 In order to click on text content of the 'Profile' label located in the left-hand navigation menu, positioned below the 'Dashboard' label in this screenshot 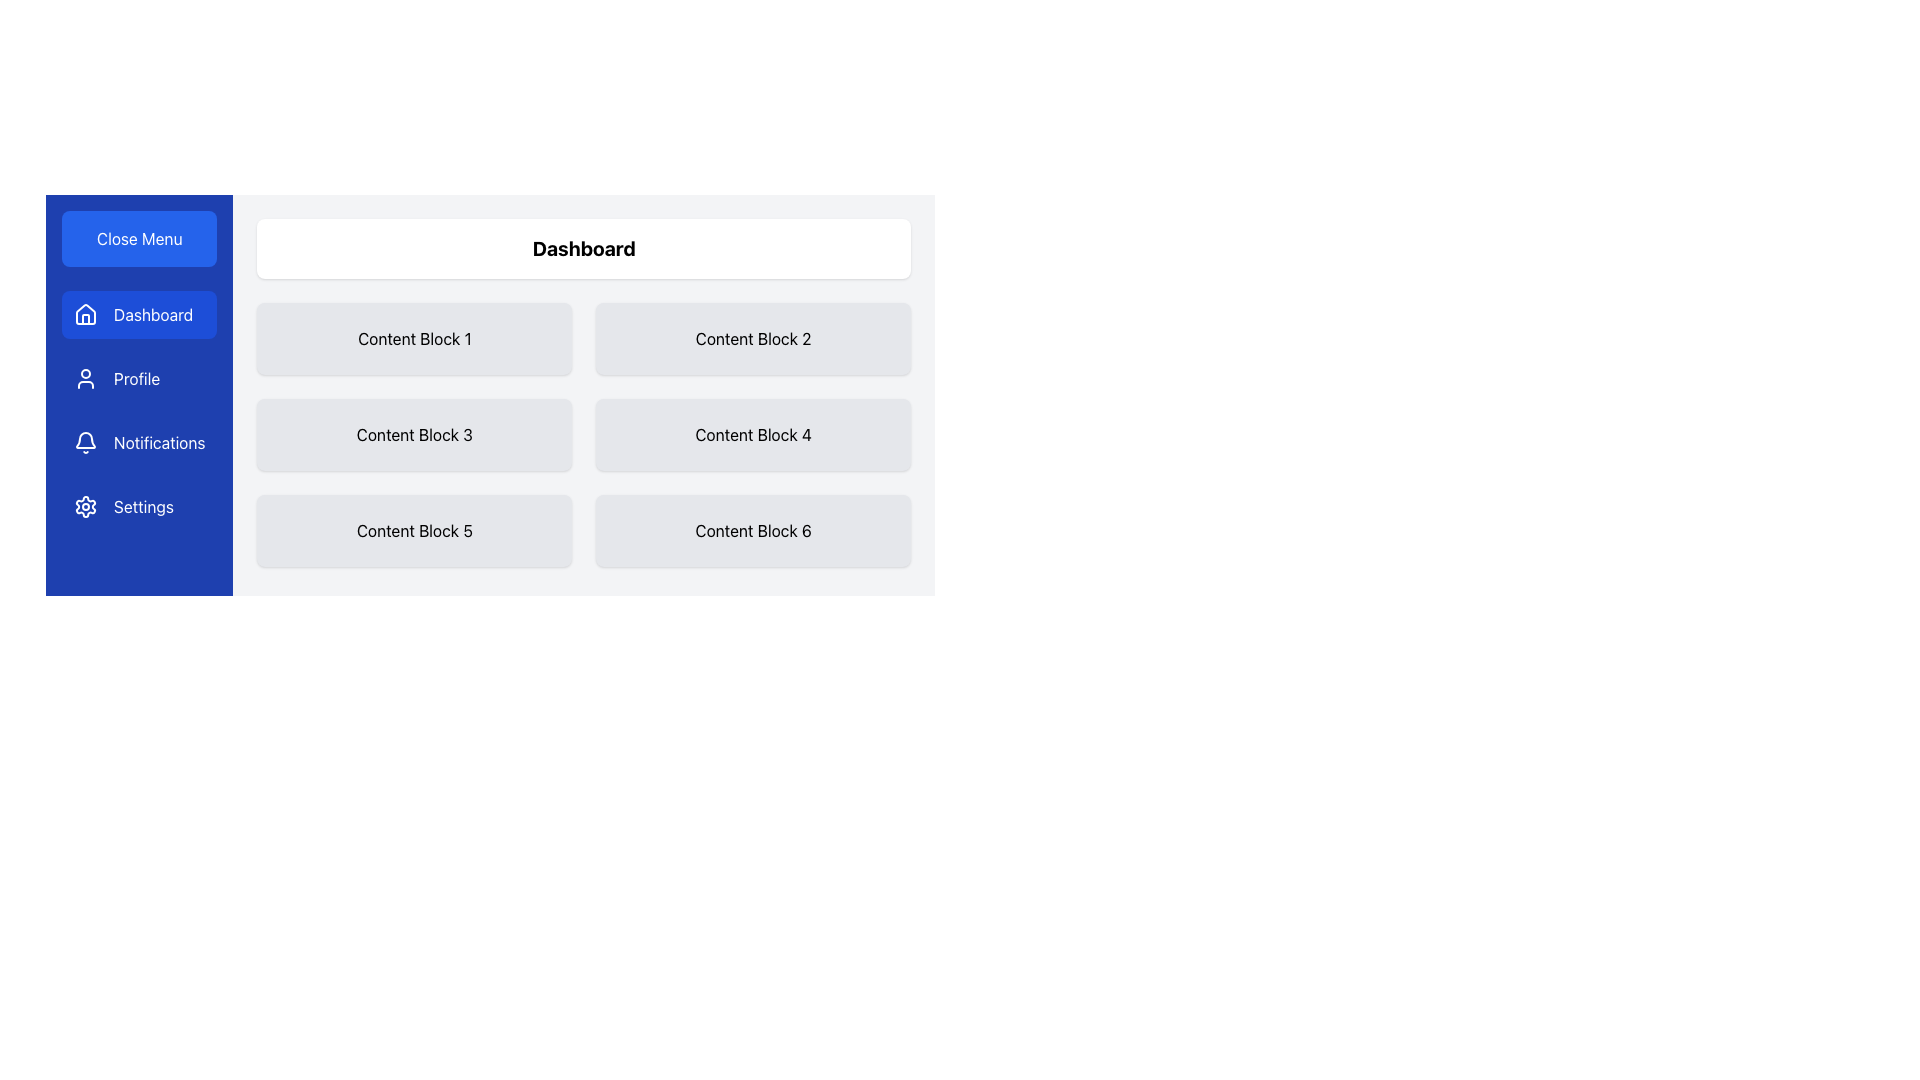, I will do `click(136, 378)`.